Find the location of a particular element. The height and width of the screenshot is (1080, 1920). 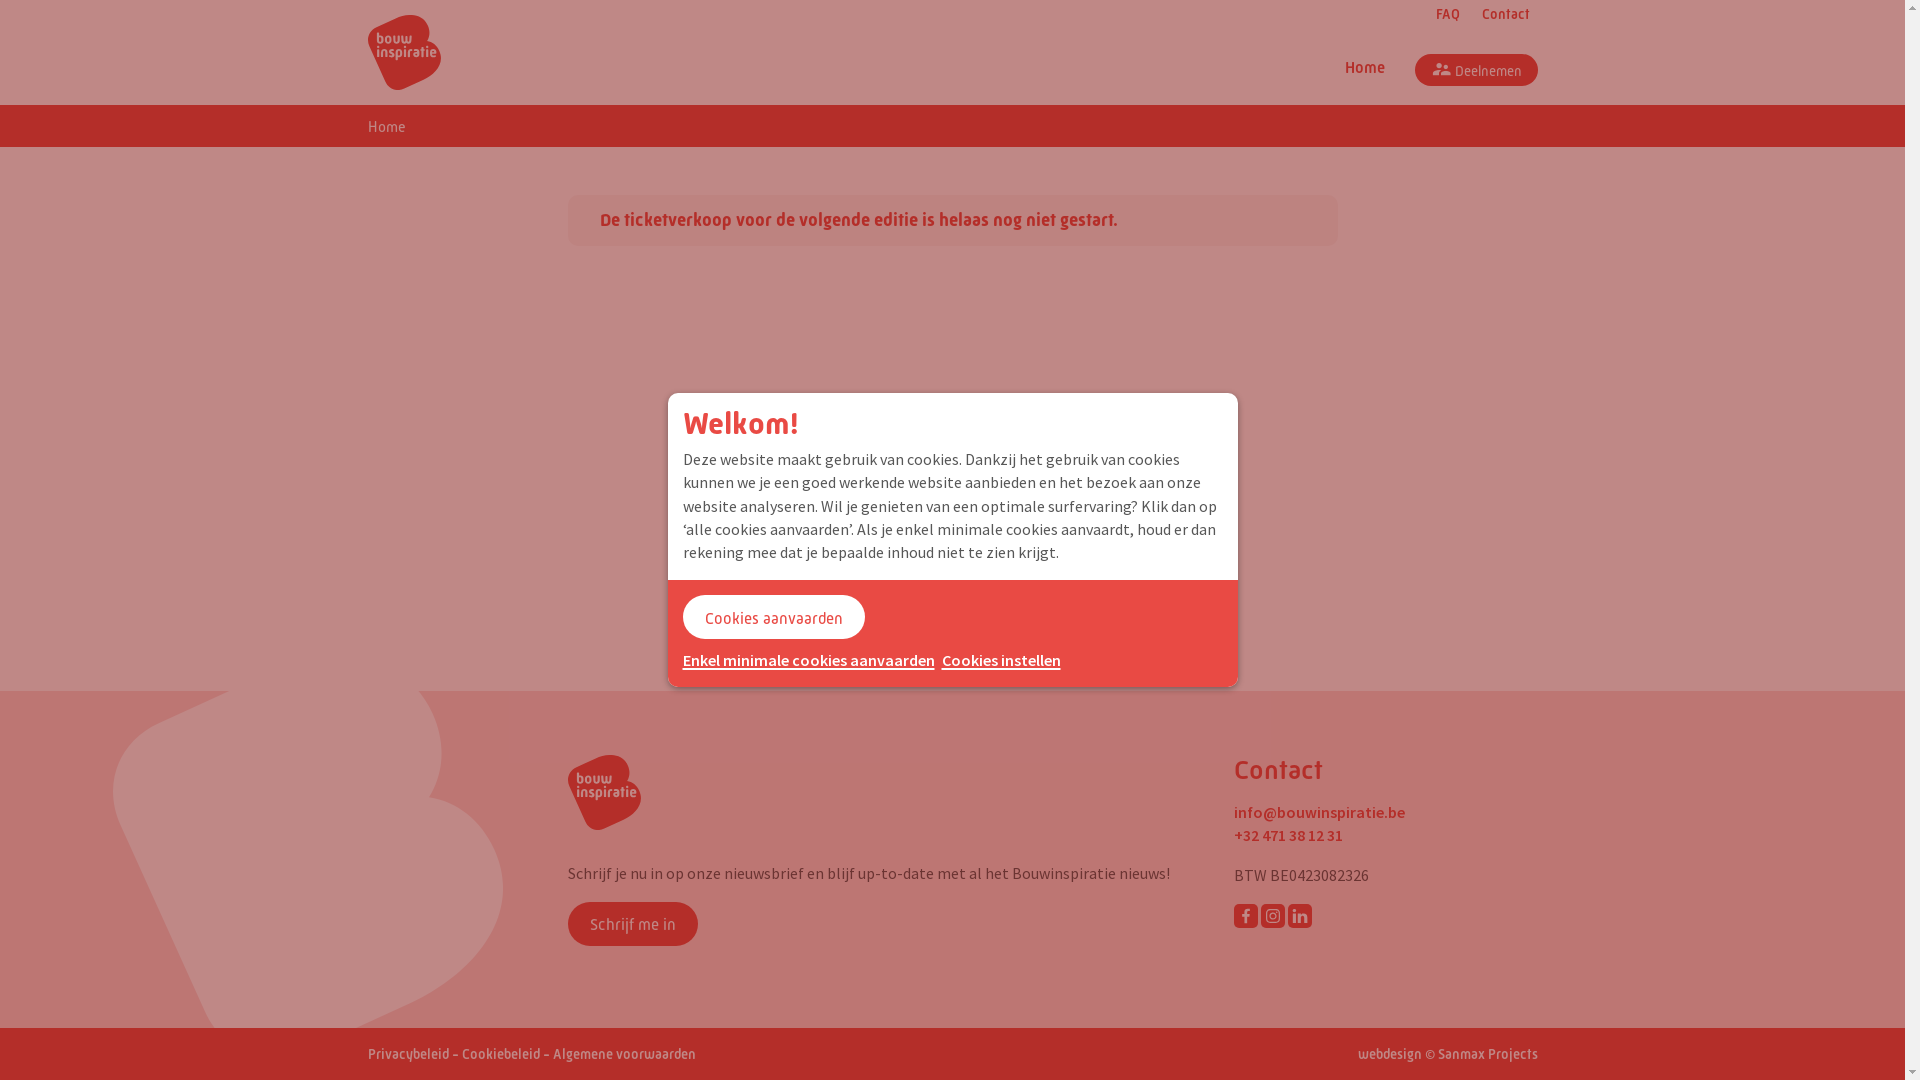

'Enkel minimale cookies aanvaarden' is located at coordinates (807, 659).